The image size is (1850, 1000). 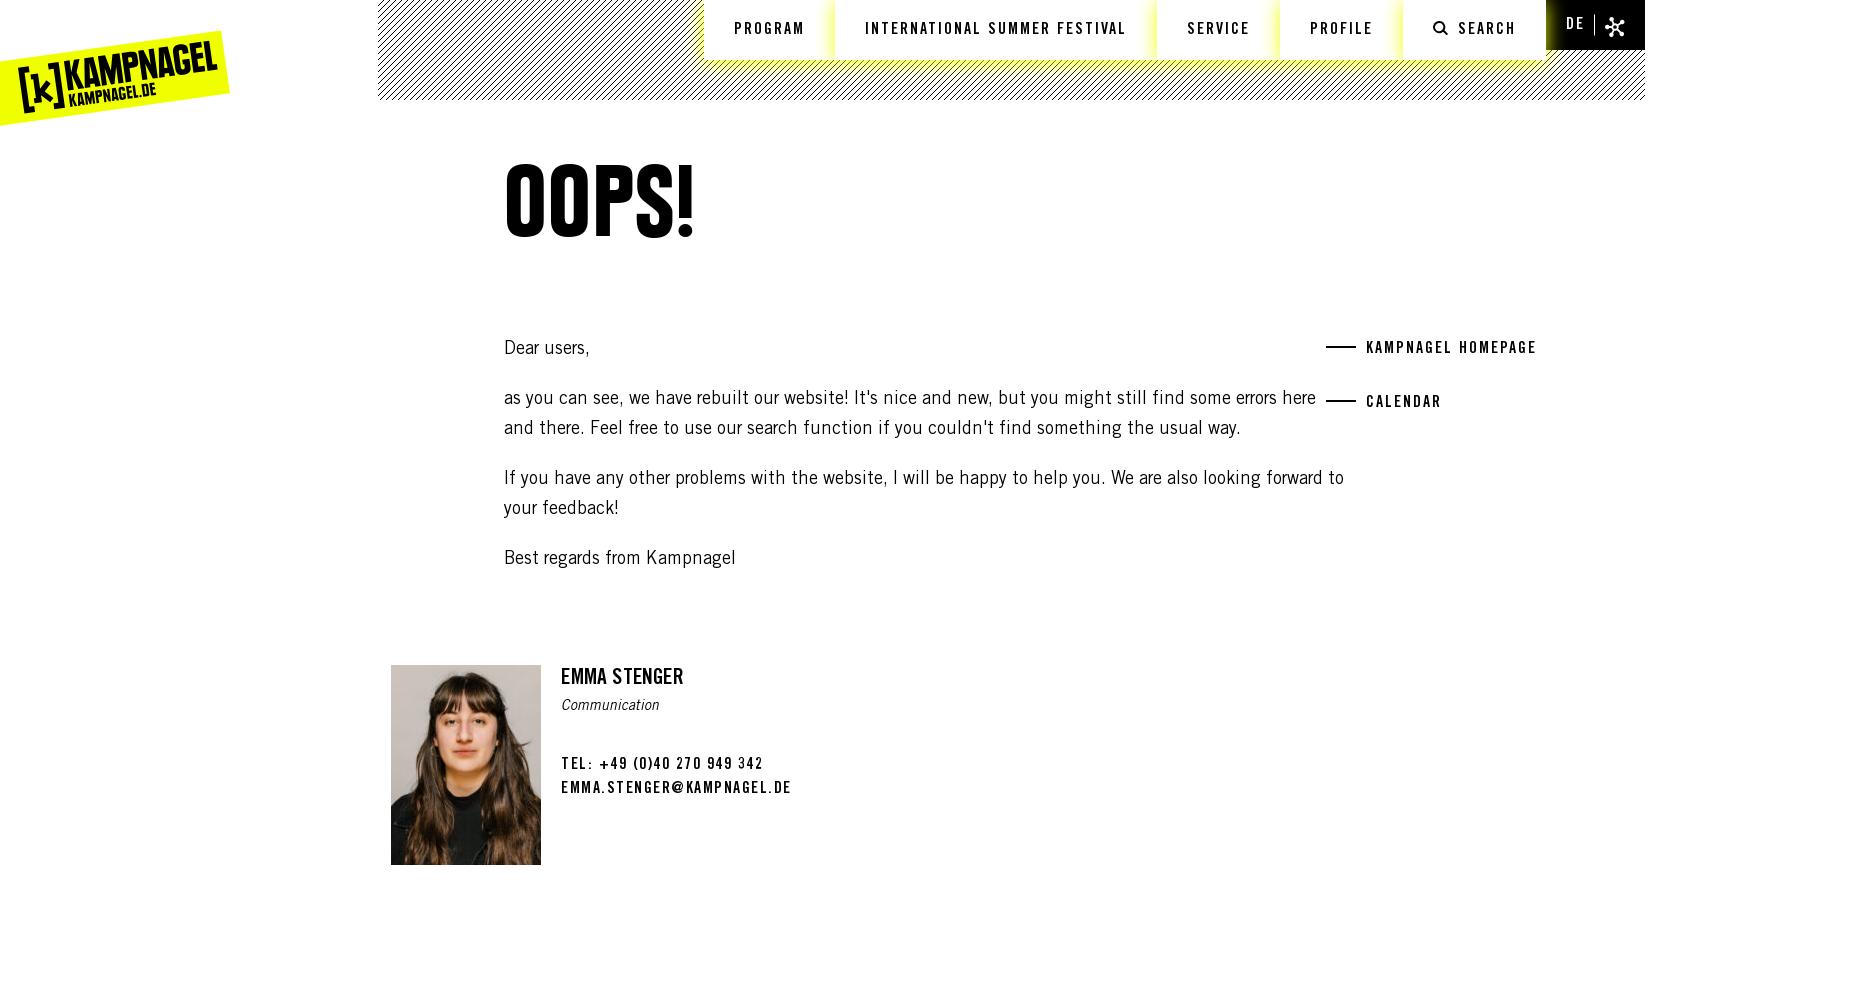 I want to click on 'Communication', so click(x=609, y=705).